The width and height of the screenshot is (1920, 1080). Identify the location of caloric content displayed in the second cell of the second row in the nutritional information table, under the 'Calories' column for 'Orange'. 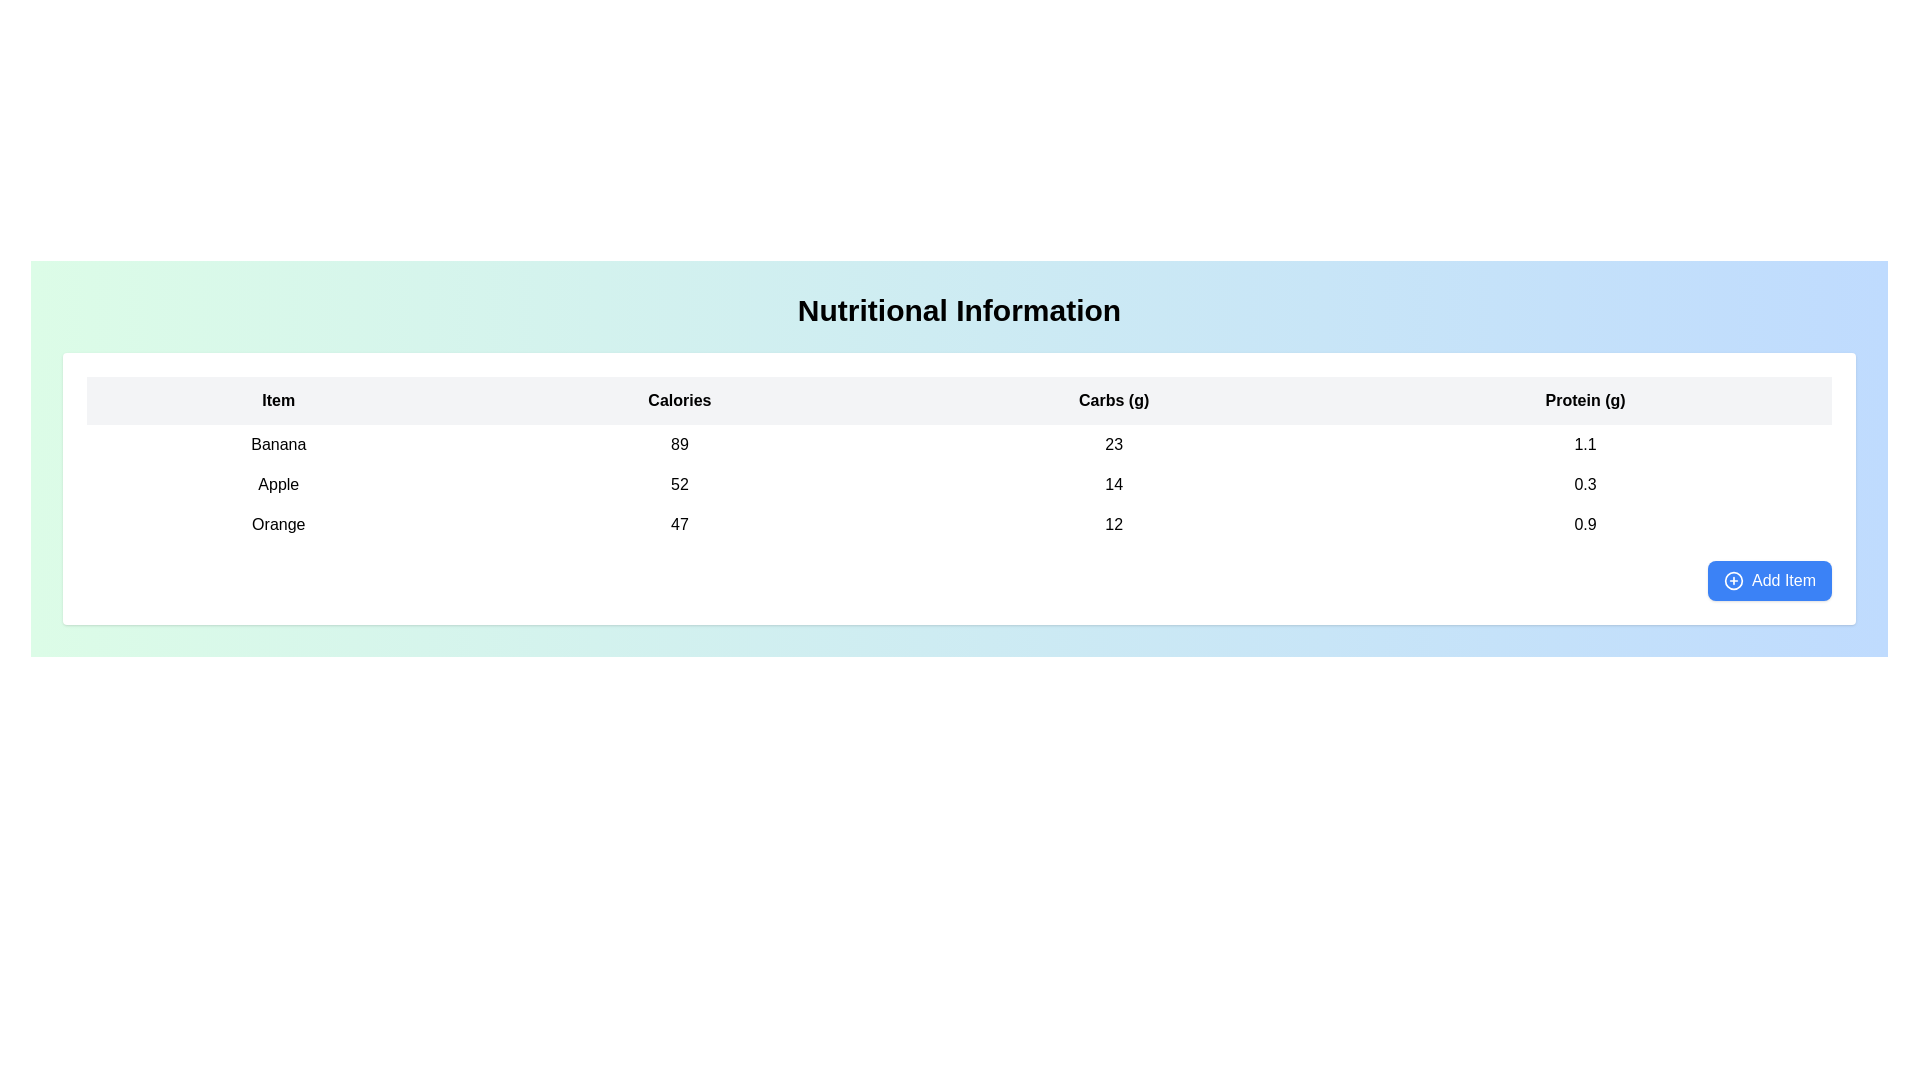
(679, 523).